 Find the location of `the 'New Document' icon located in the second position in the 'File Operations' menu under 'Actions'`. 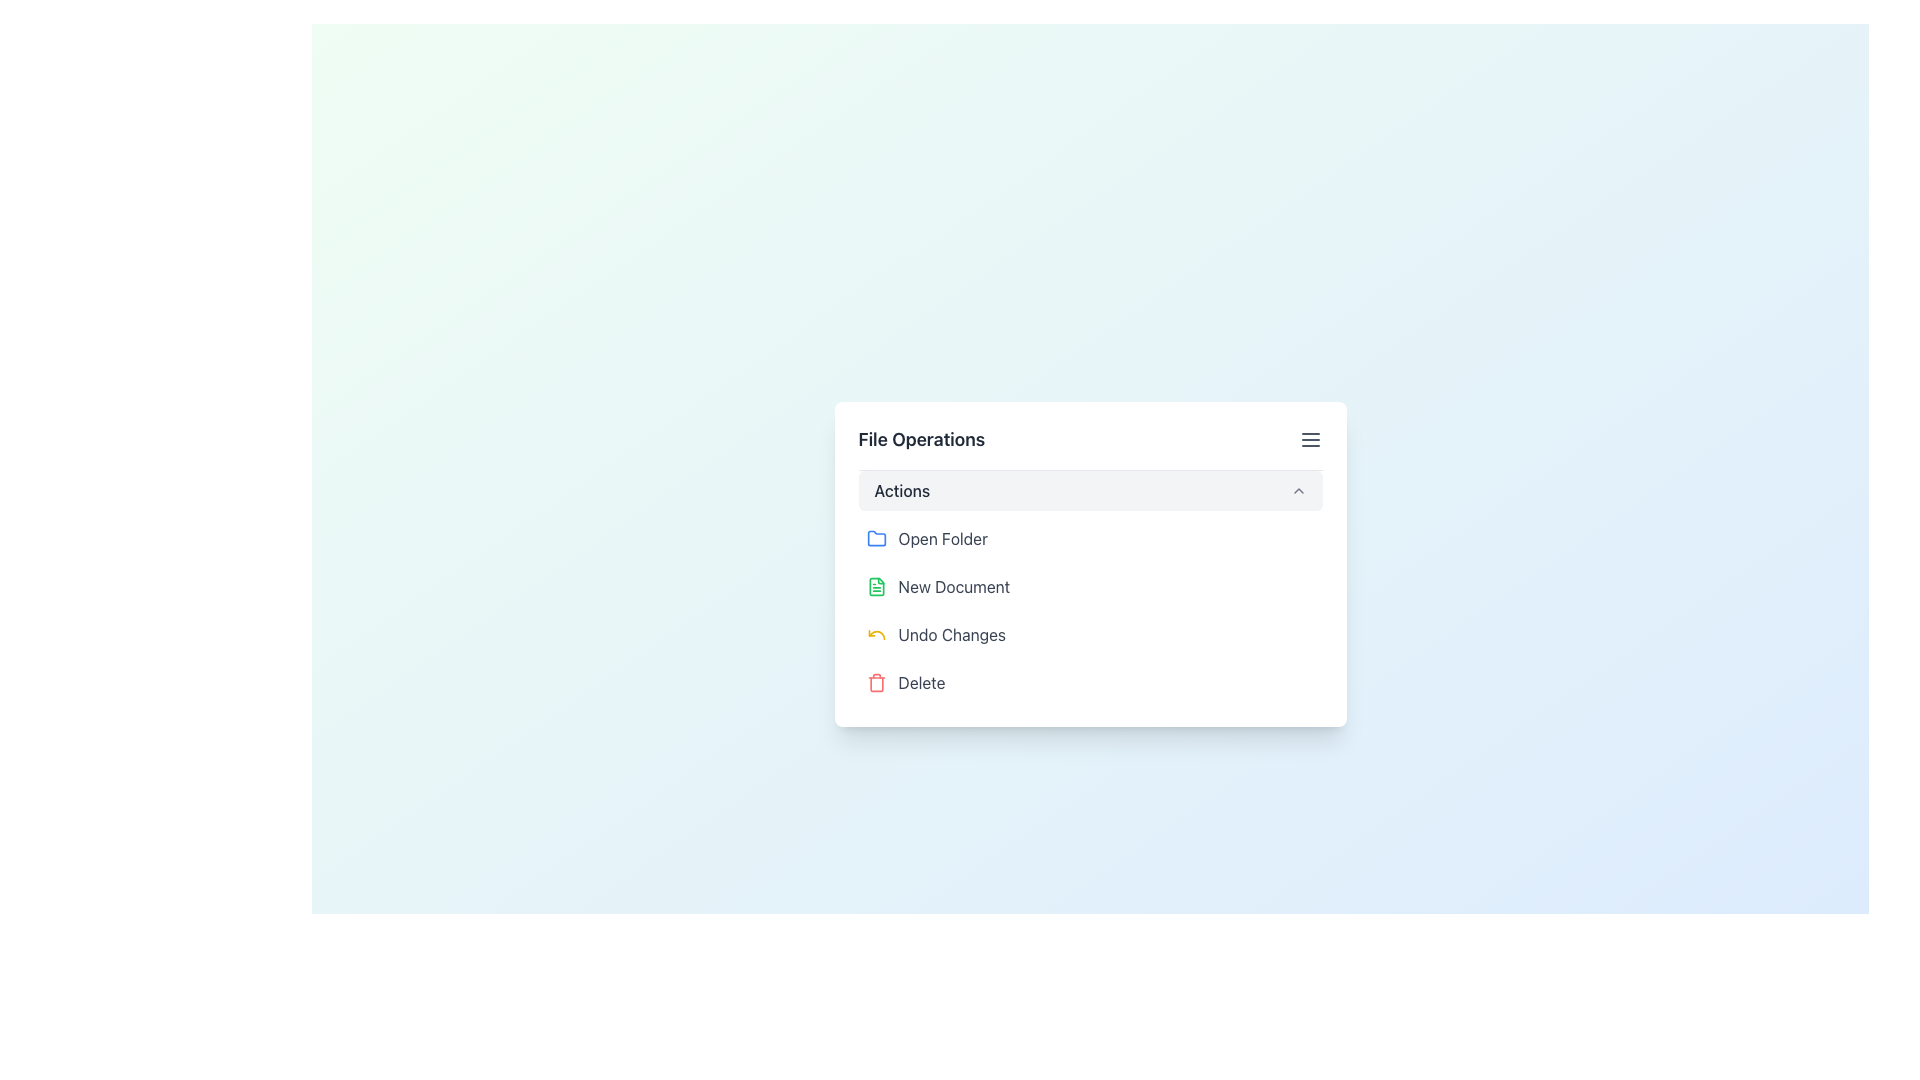

the 'New Document' icon located in the second position in the 'File Operations' menu under 'Actions' is located at coordinates (876, 585).